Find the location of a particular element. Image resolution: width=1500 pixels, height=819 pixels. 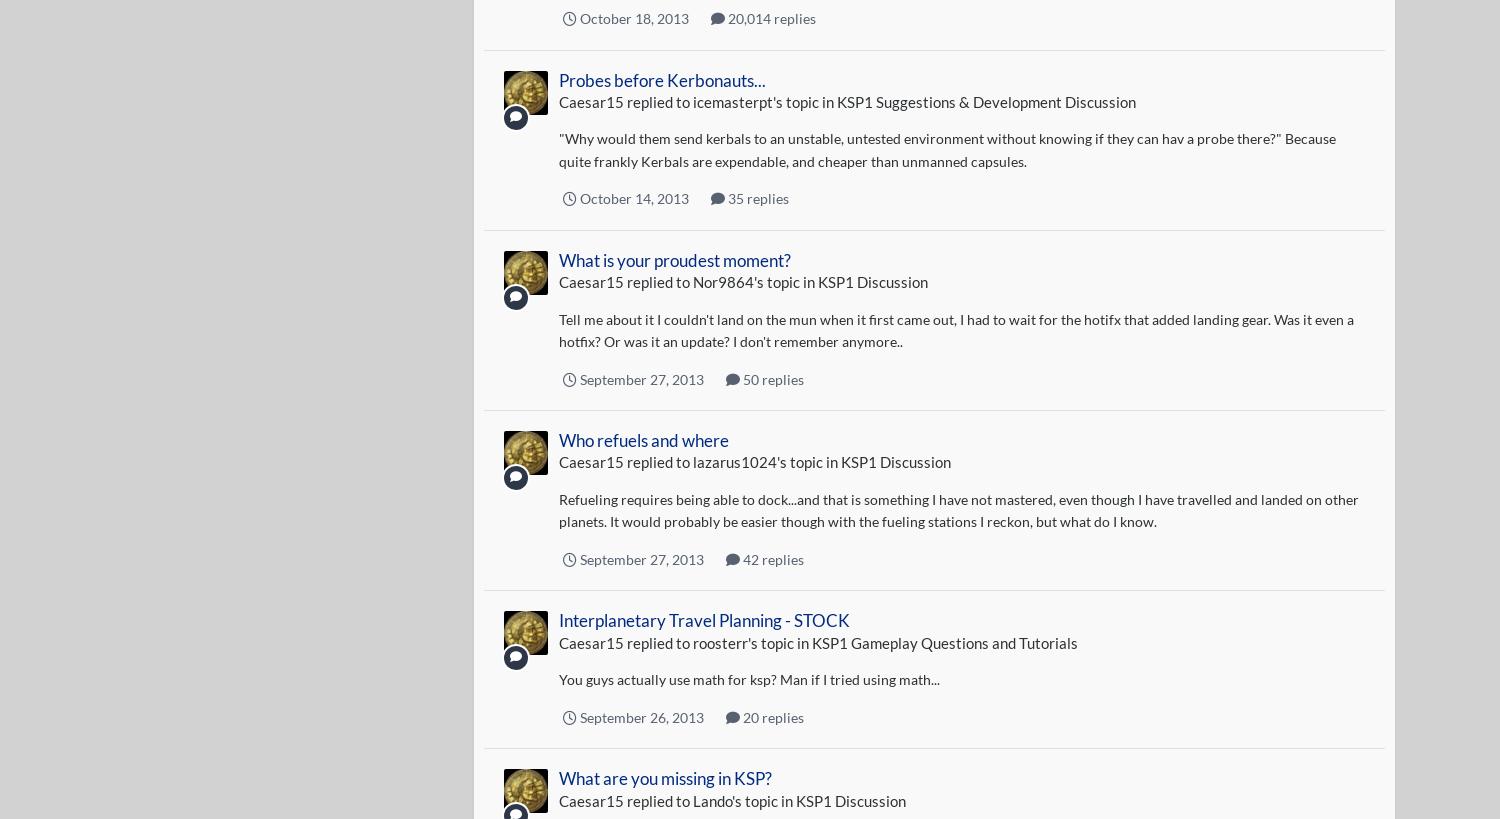

'Refueling requires being able to dock...and that is something I have not mastered, even though I have travelled and landed on other planets. It would probably be easier though with the fueling stations I reckon, but what do I know.' is located at coordinates (957, 508).